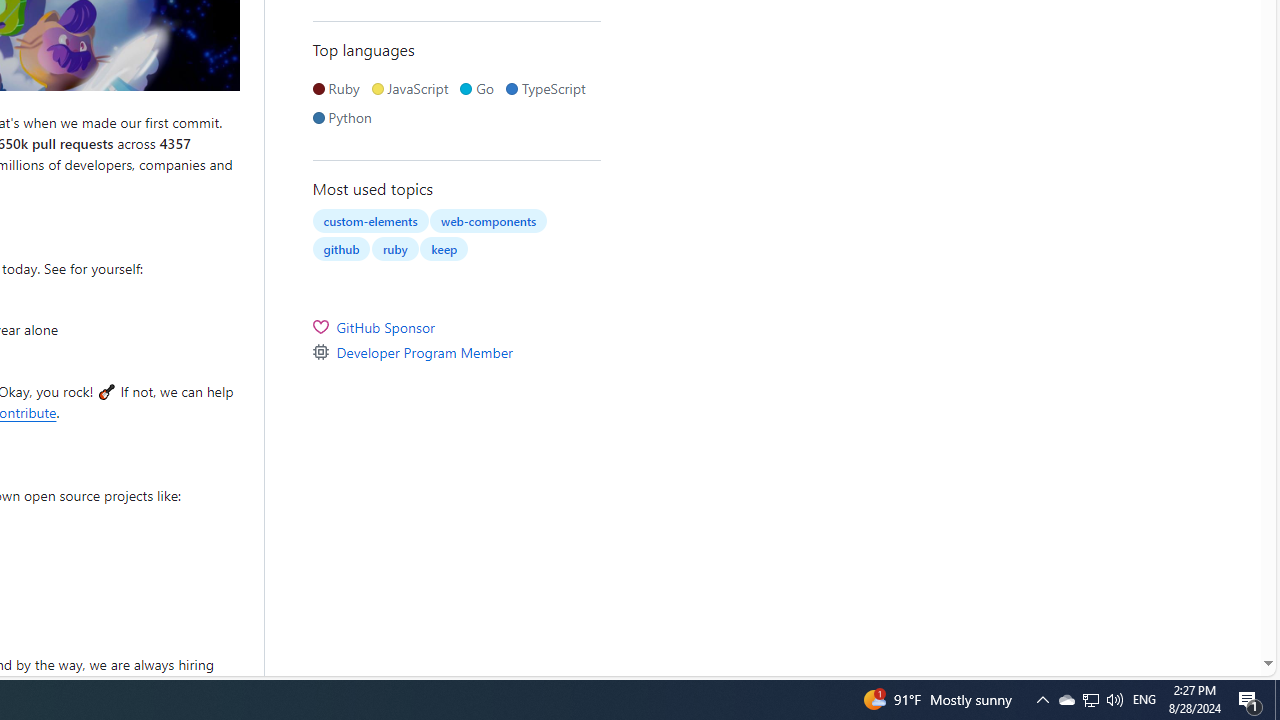 The width and height of the screenshot is (1280, 720). I want to click on 'ruby', so click(394, 247).